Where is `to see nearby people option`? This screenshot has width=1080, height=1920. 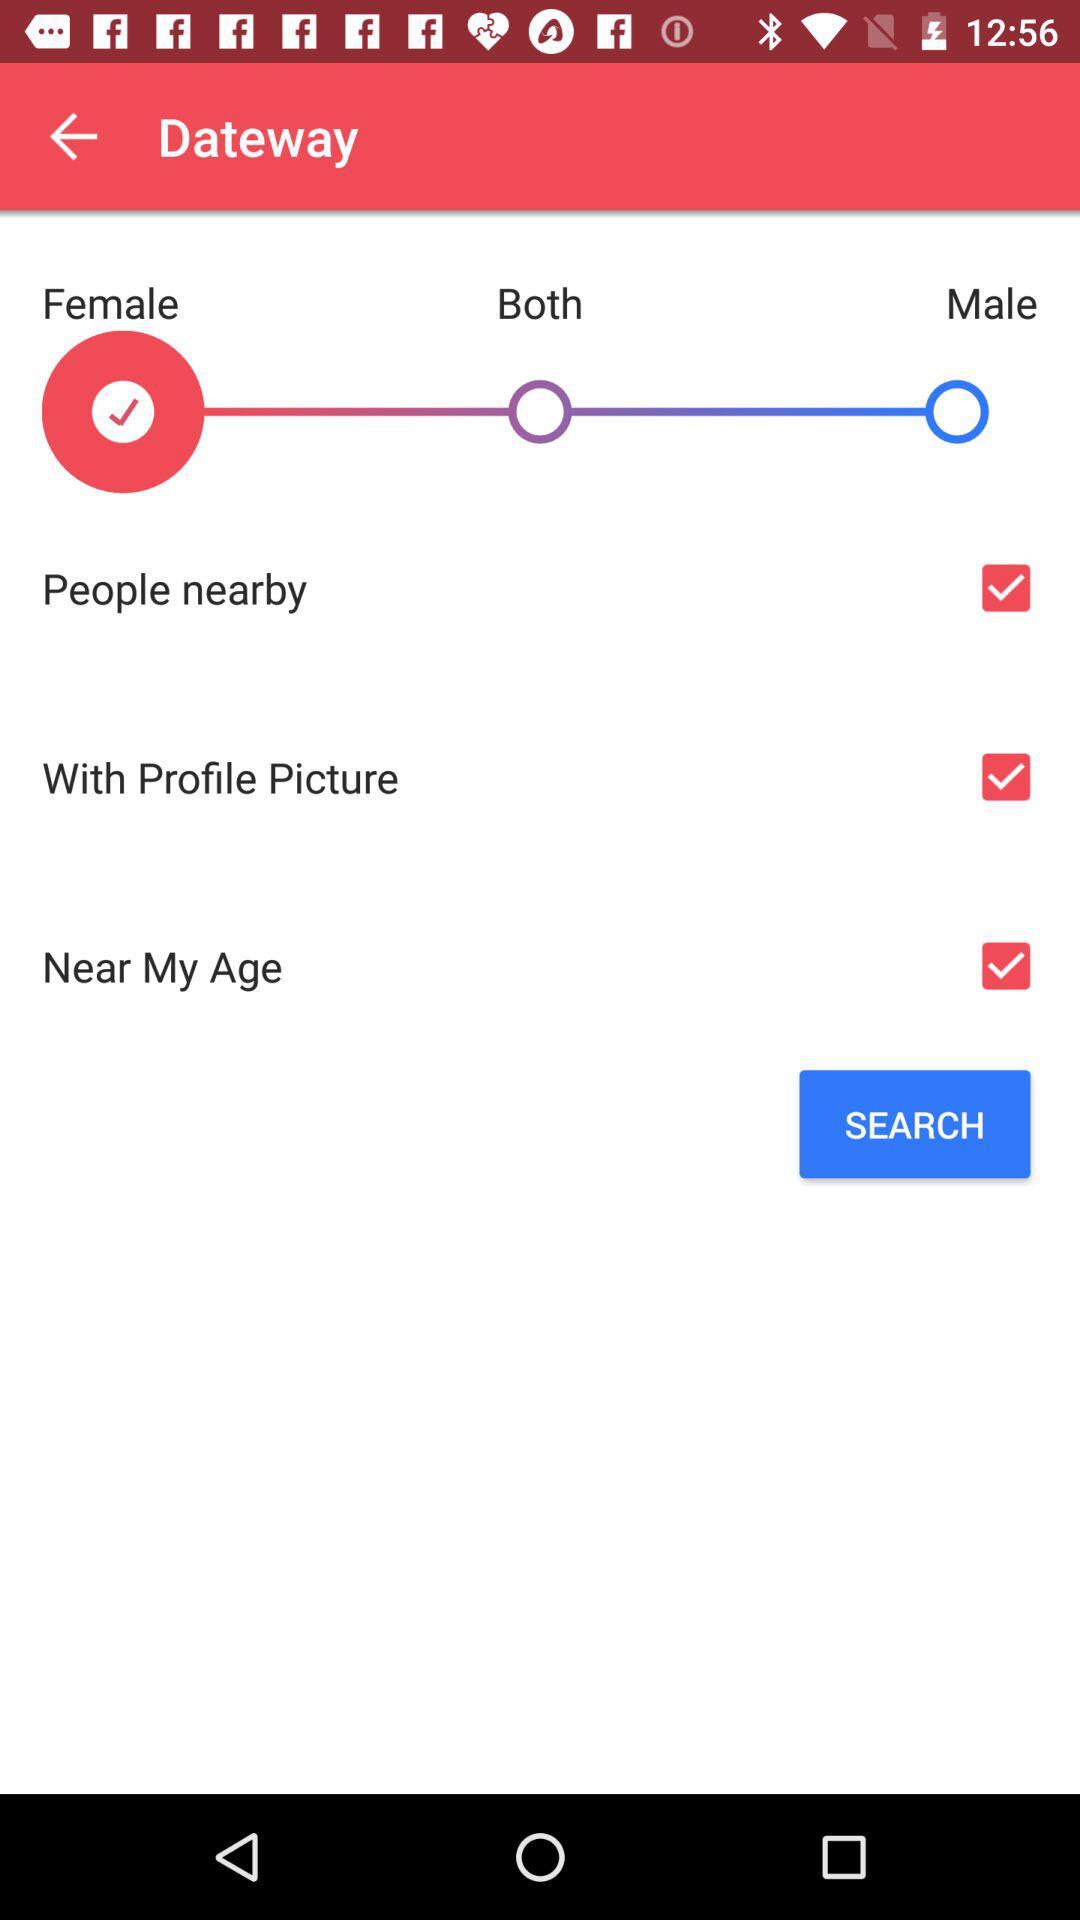
to see nearby people option is located at coordinates (1005, 587).